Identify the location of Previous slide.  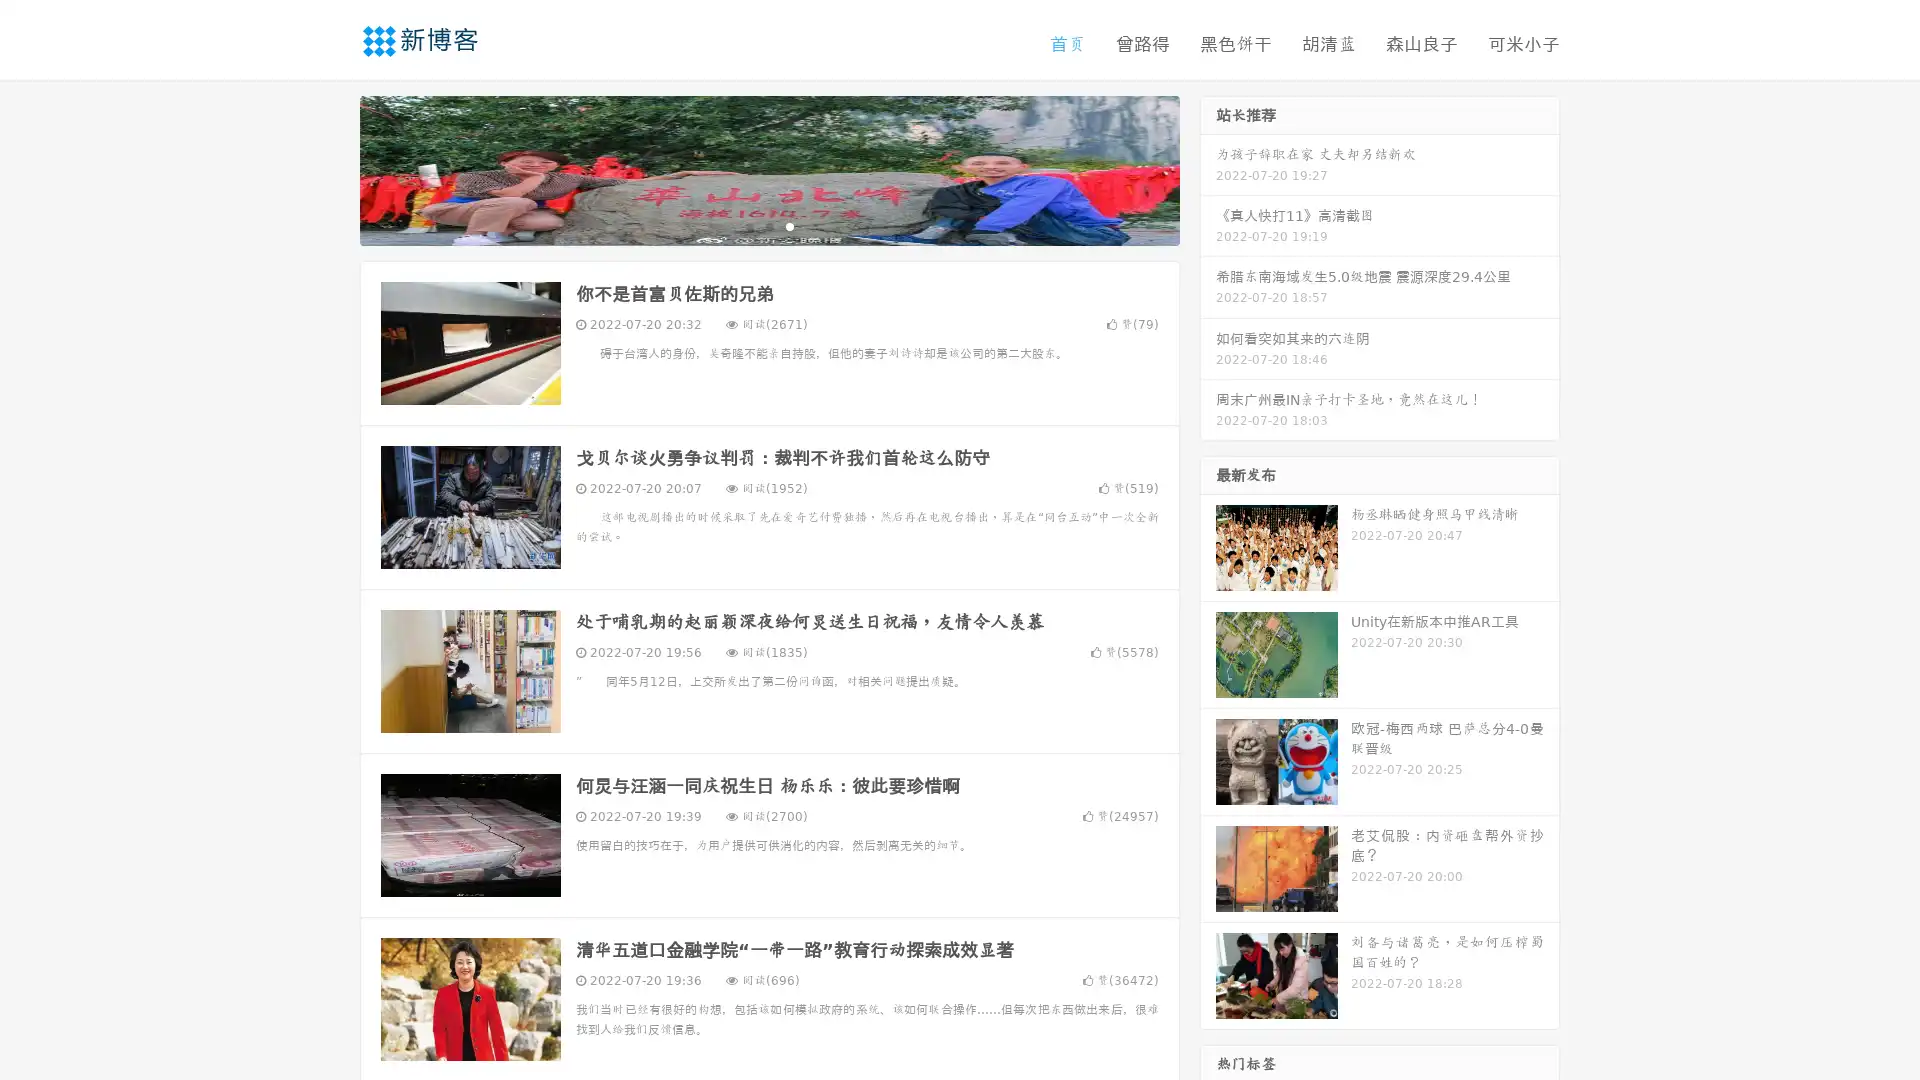
(330, 168).